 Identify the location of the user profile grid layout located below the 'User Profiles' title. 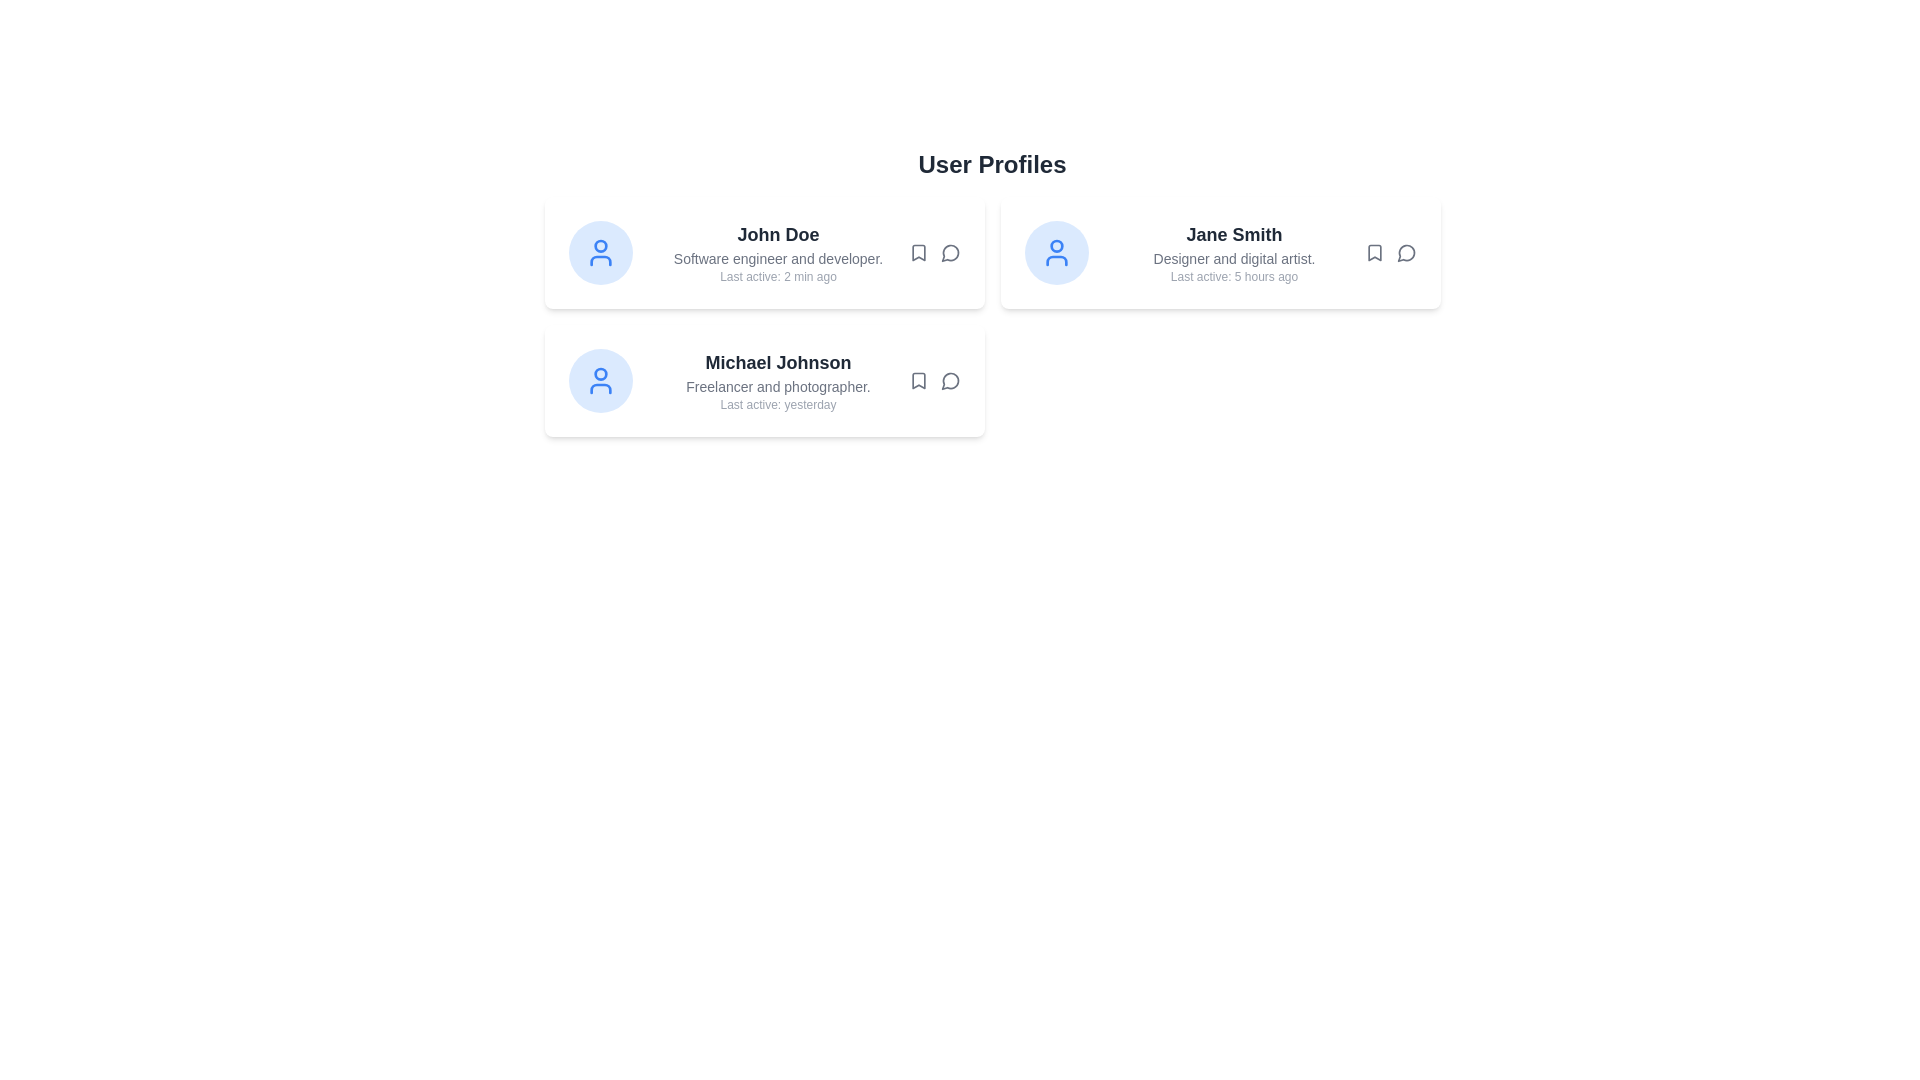
(992, 315).